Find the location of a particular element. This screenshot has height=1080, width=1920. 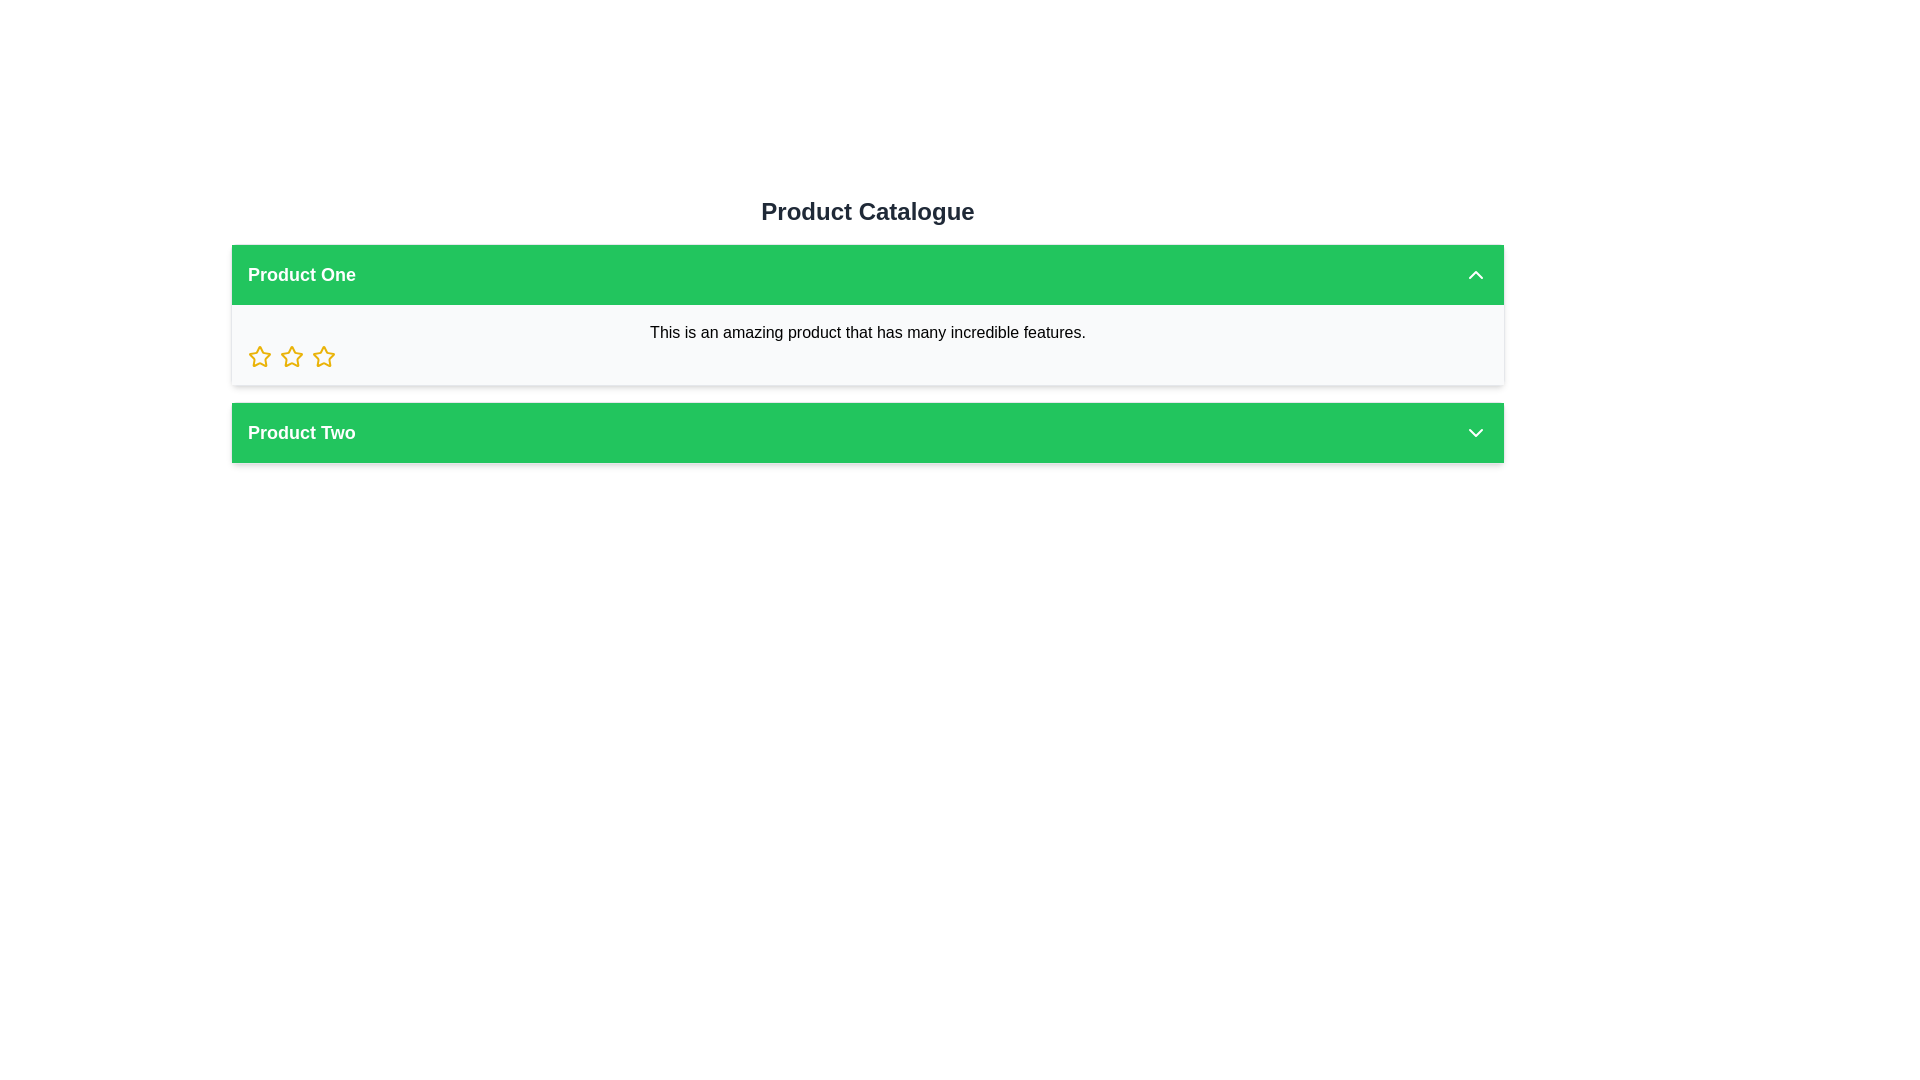

the third star of the graphical rating icon below the 'Product One' header is located at coordinates (324, 355).